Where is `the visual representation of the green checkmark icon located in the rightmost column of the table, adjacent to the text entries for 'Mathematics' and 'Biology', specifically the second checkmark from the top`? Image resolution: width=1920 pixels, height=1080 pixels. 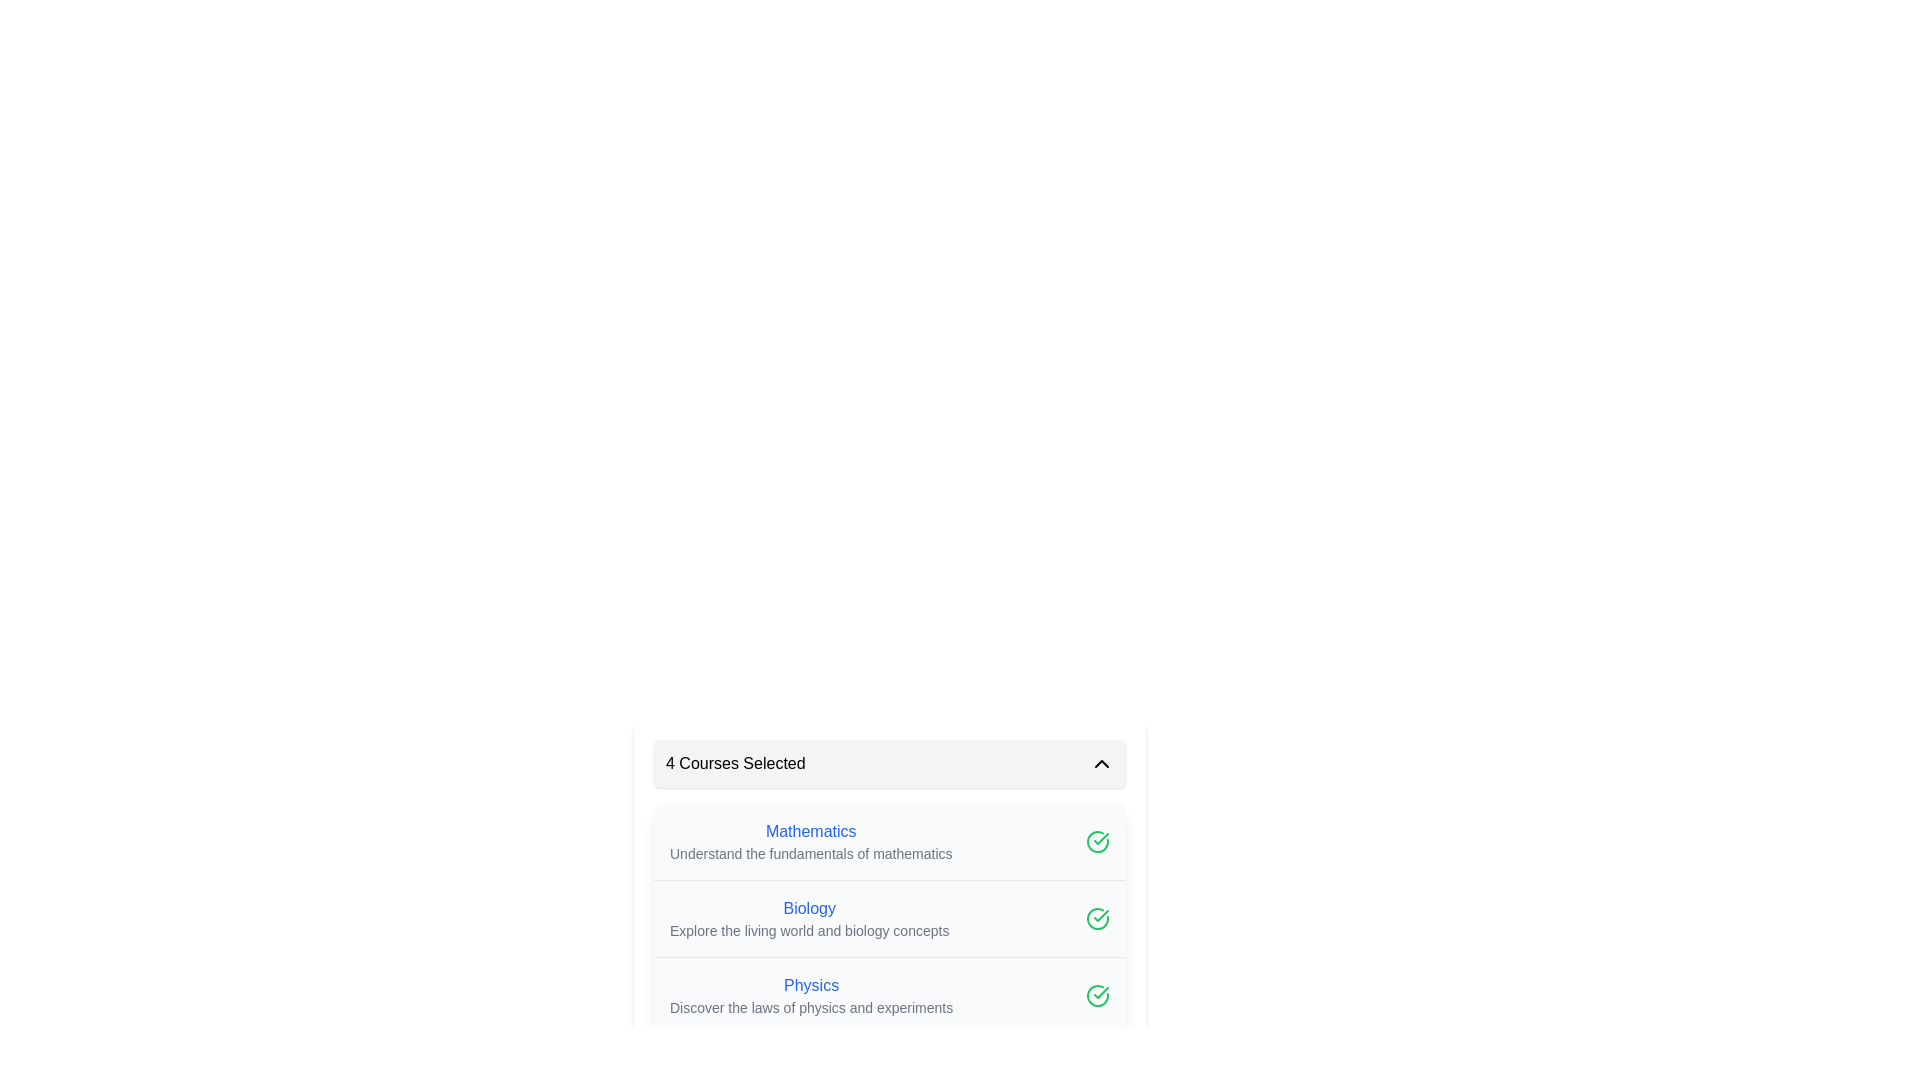 the visual representation of the green checkmark icon located in the rightmost column of the table, adjacent to the text entries for 'Mathematics' and 'Biology', specifically the second checkmark from the top is located at coordinates (1097, 995).